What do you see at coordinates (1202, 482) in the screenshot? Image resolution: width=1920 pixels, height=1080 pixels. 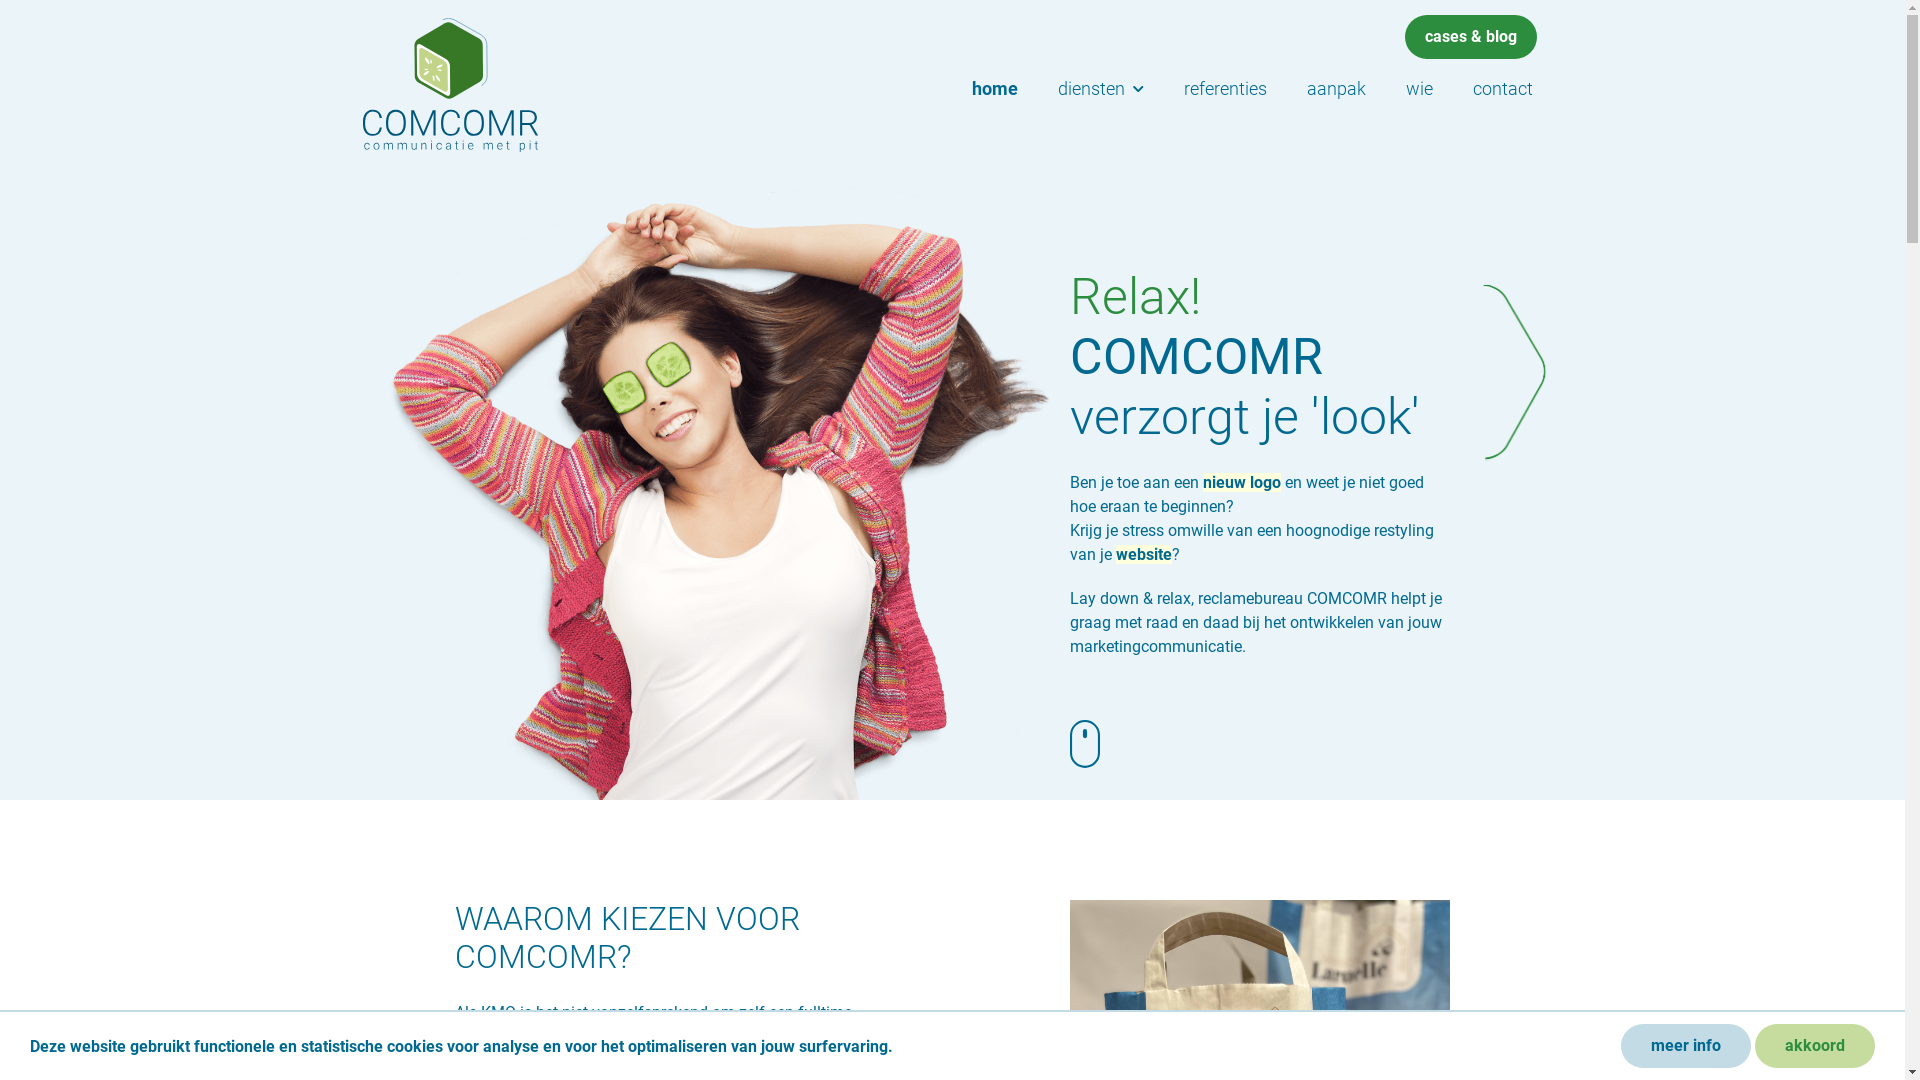 I see `'nieuw logo'` at bounding box center [1202, 482].